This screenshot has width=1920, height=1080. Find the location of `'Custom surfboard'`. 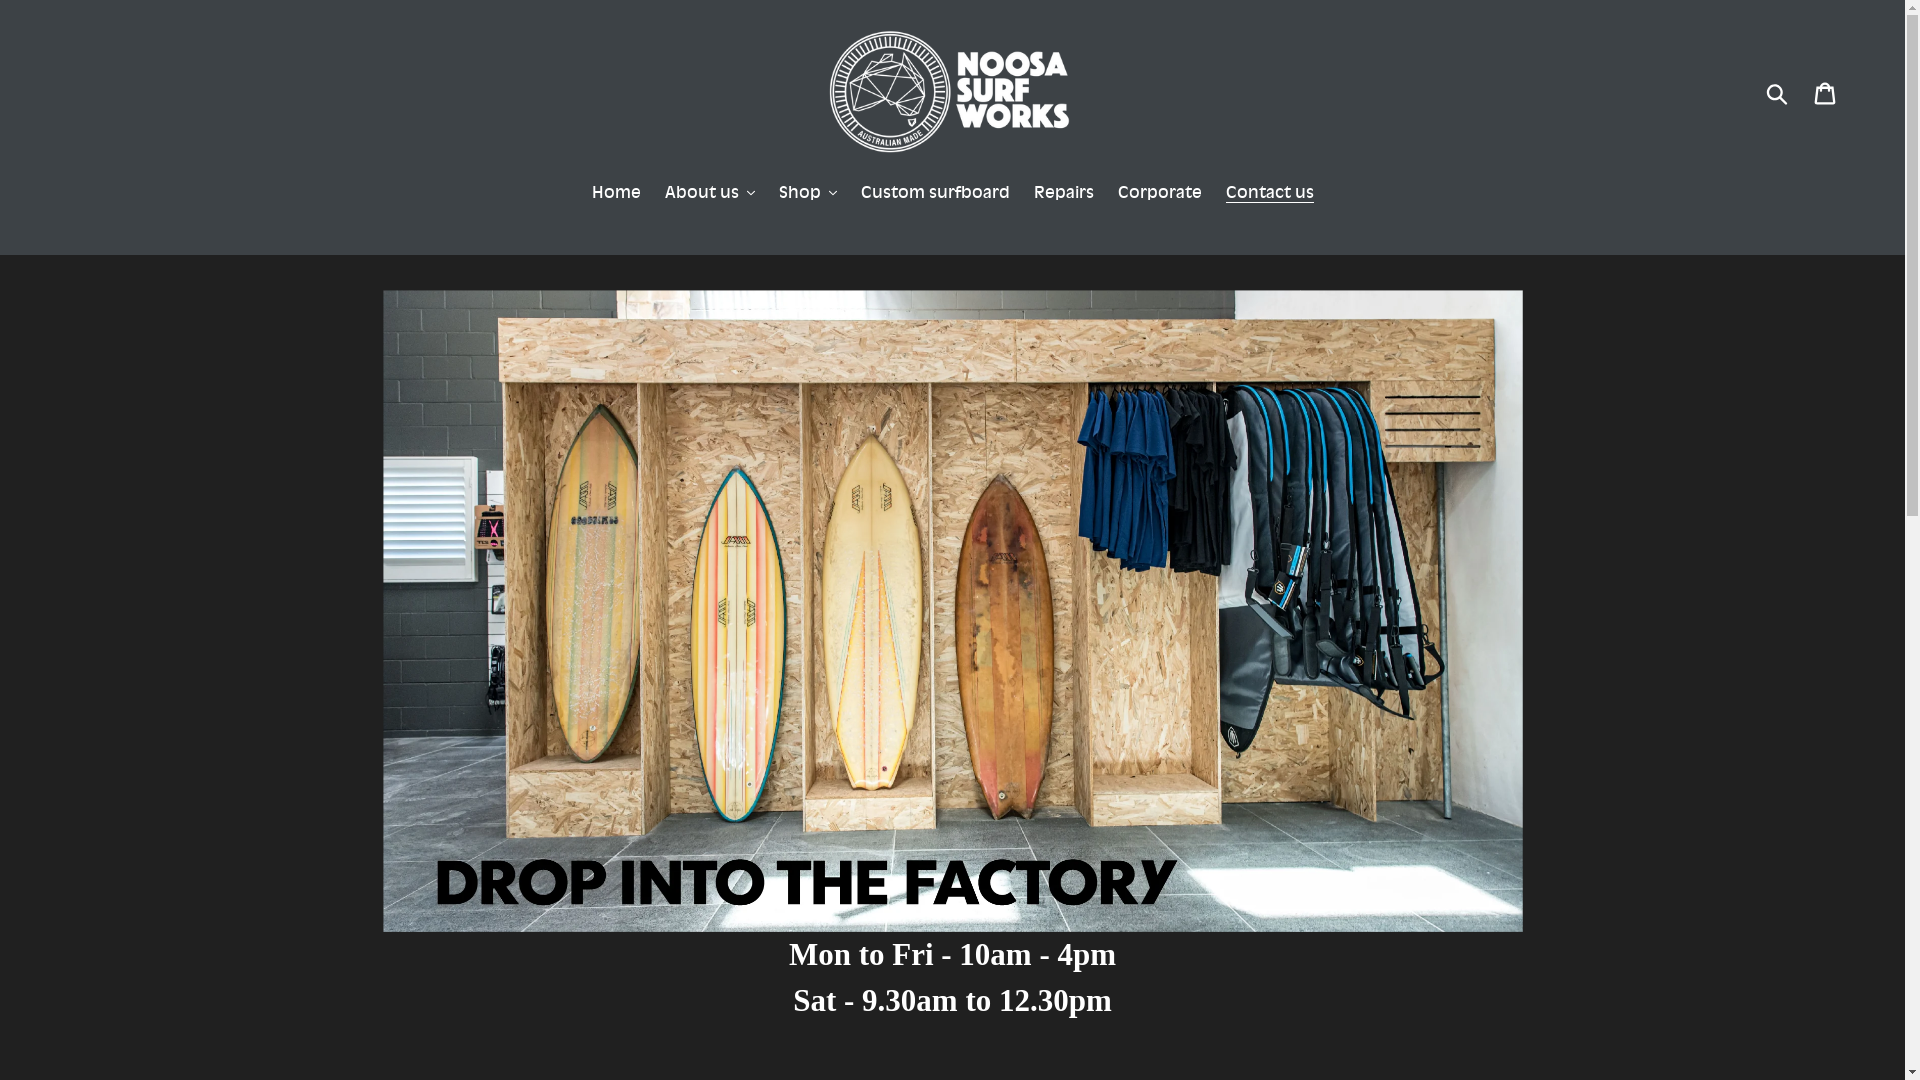

'Custom surfboard' is located at coordinates (933, 193).